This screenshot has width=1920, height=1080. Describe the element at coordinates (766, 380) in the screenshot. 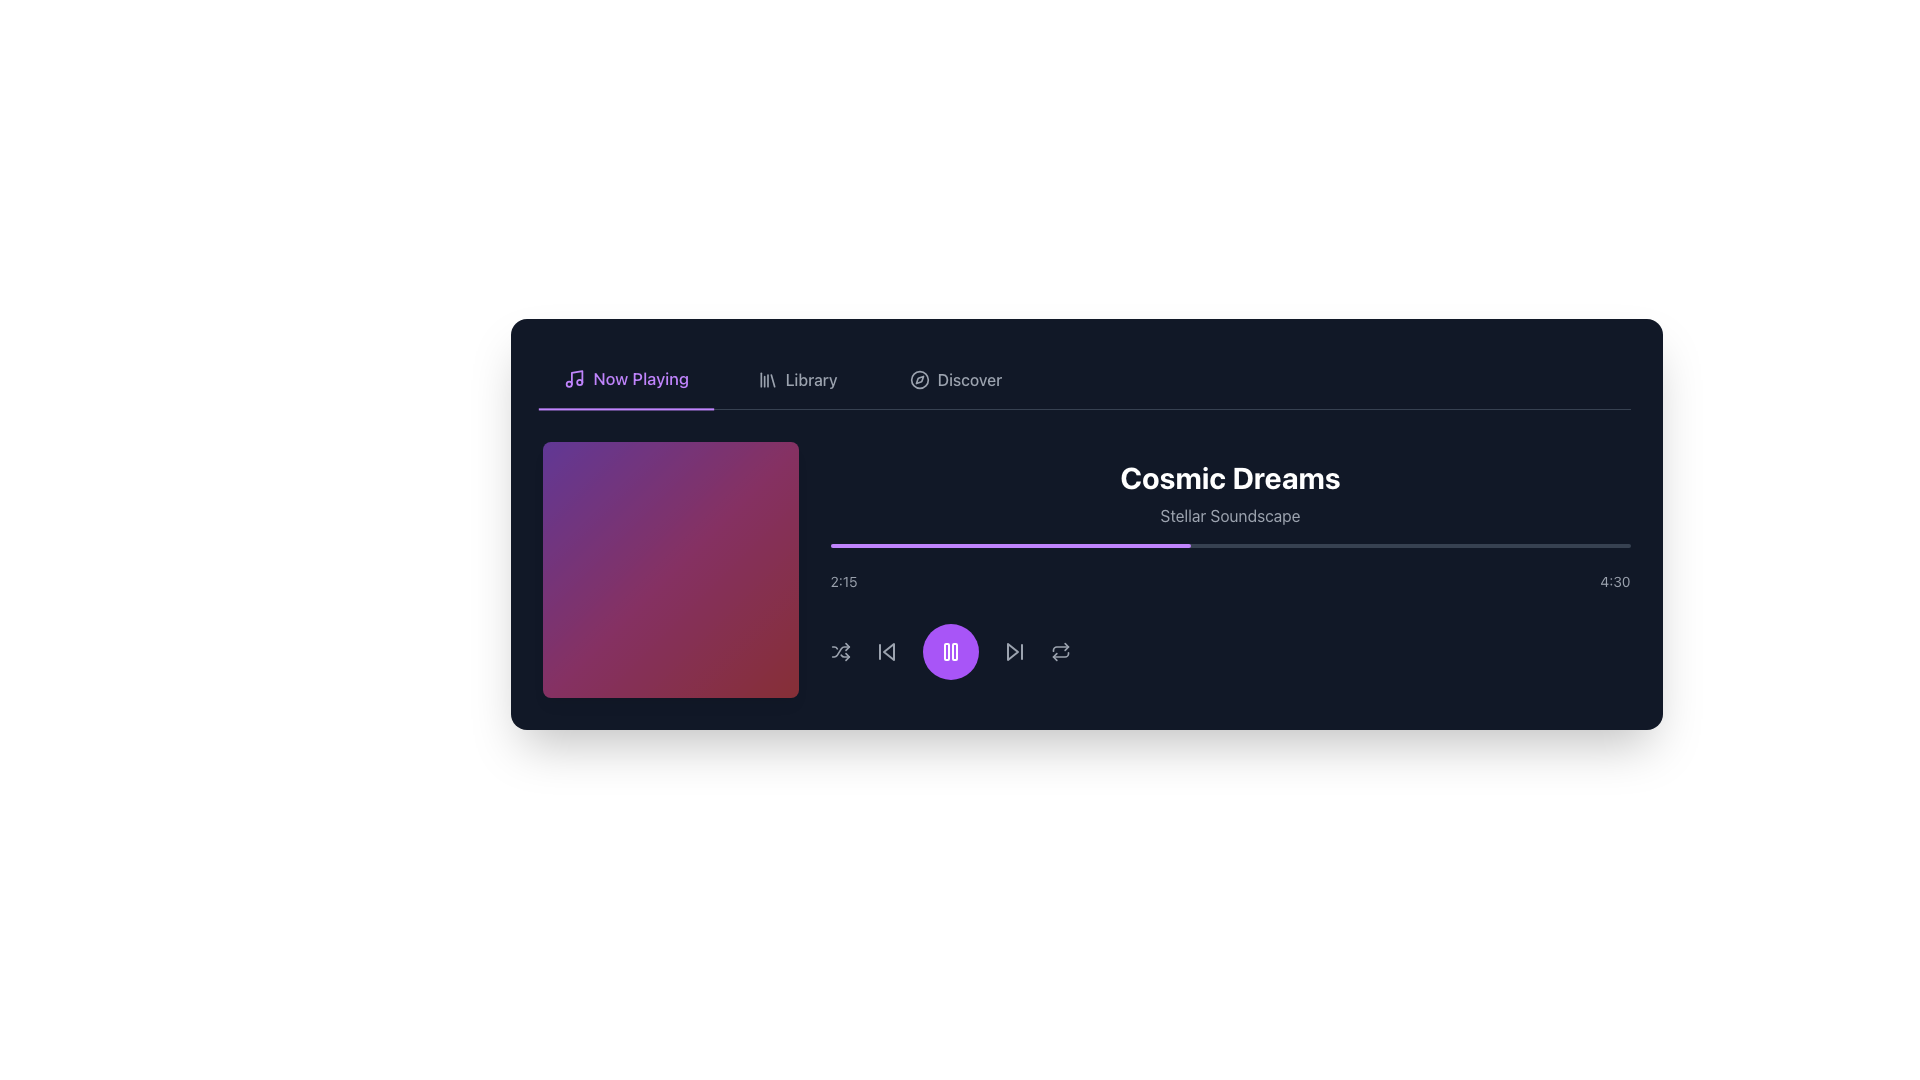

I see `the SVG icon representing the 'Library' menu item in the navigation bar` at that location.